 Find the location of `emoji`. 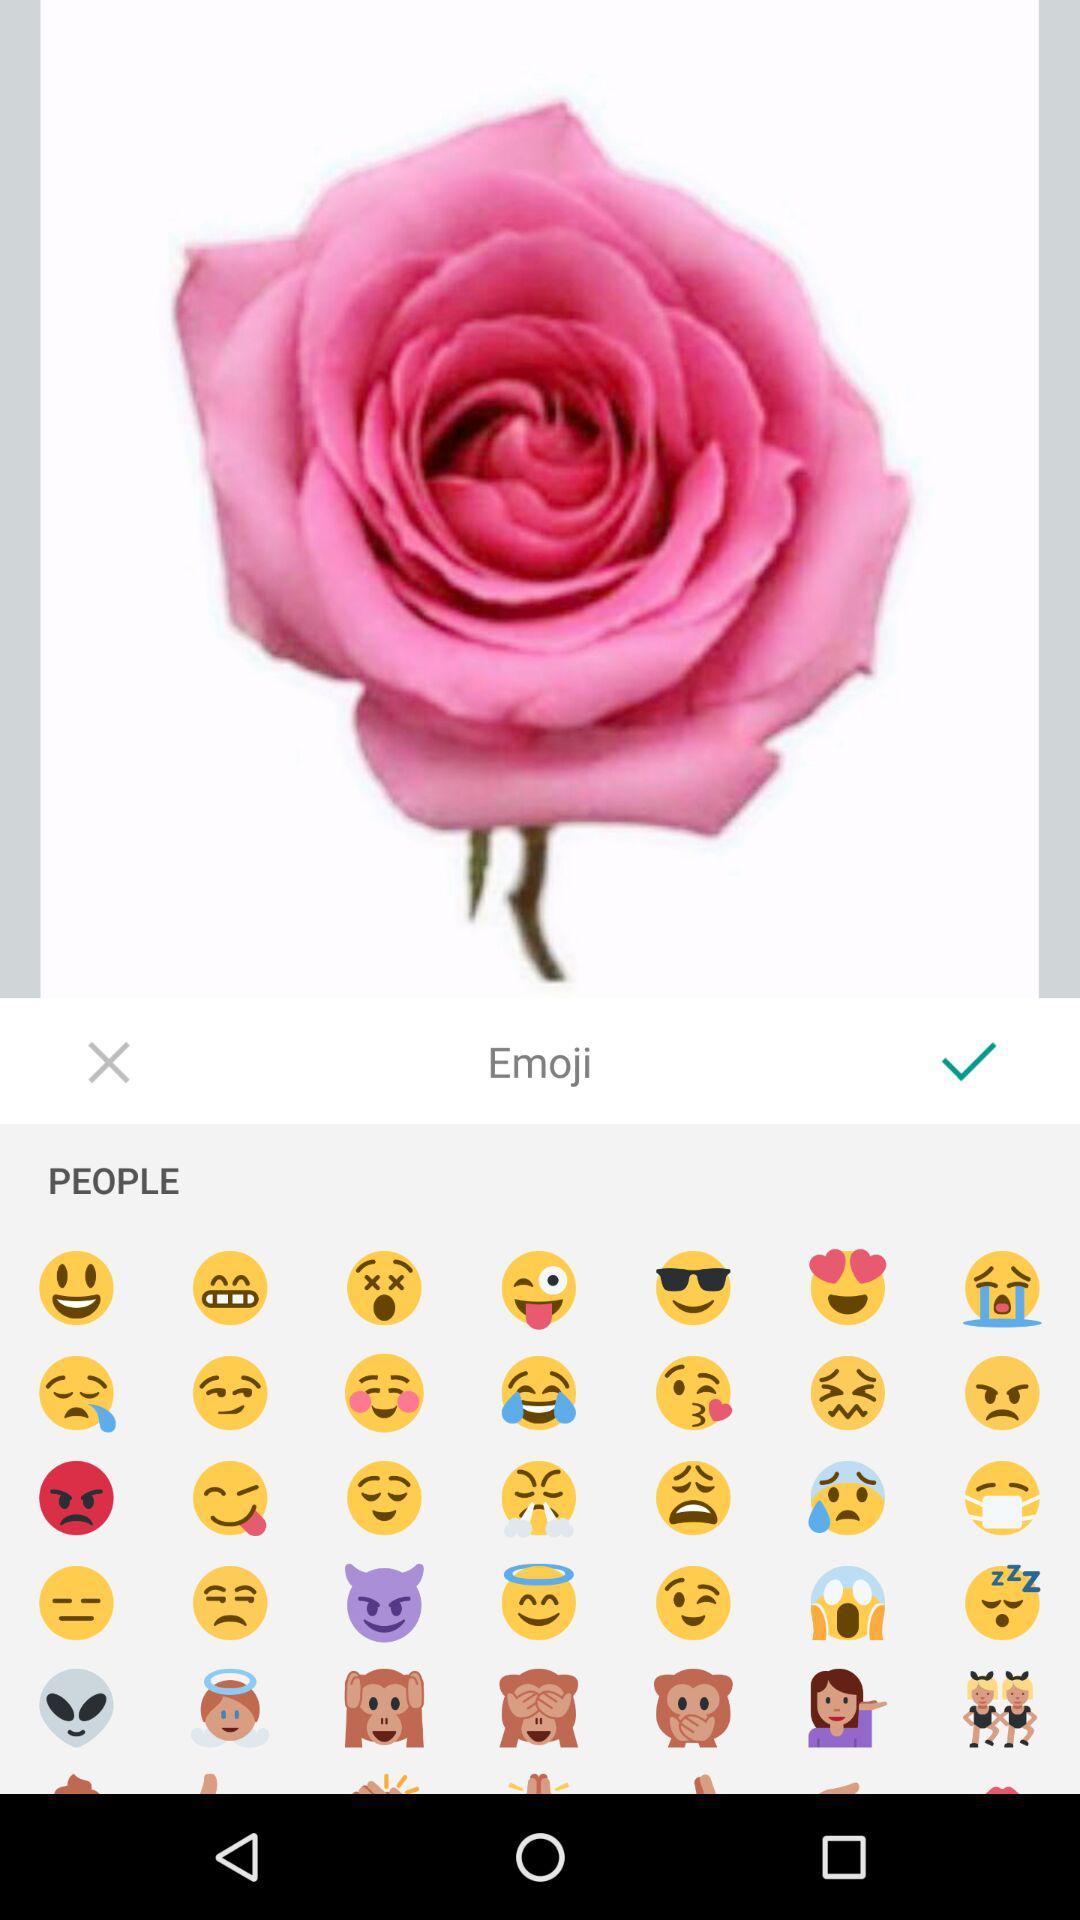

emoji is located at coordinates (692, 1777).